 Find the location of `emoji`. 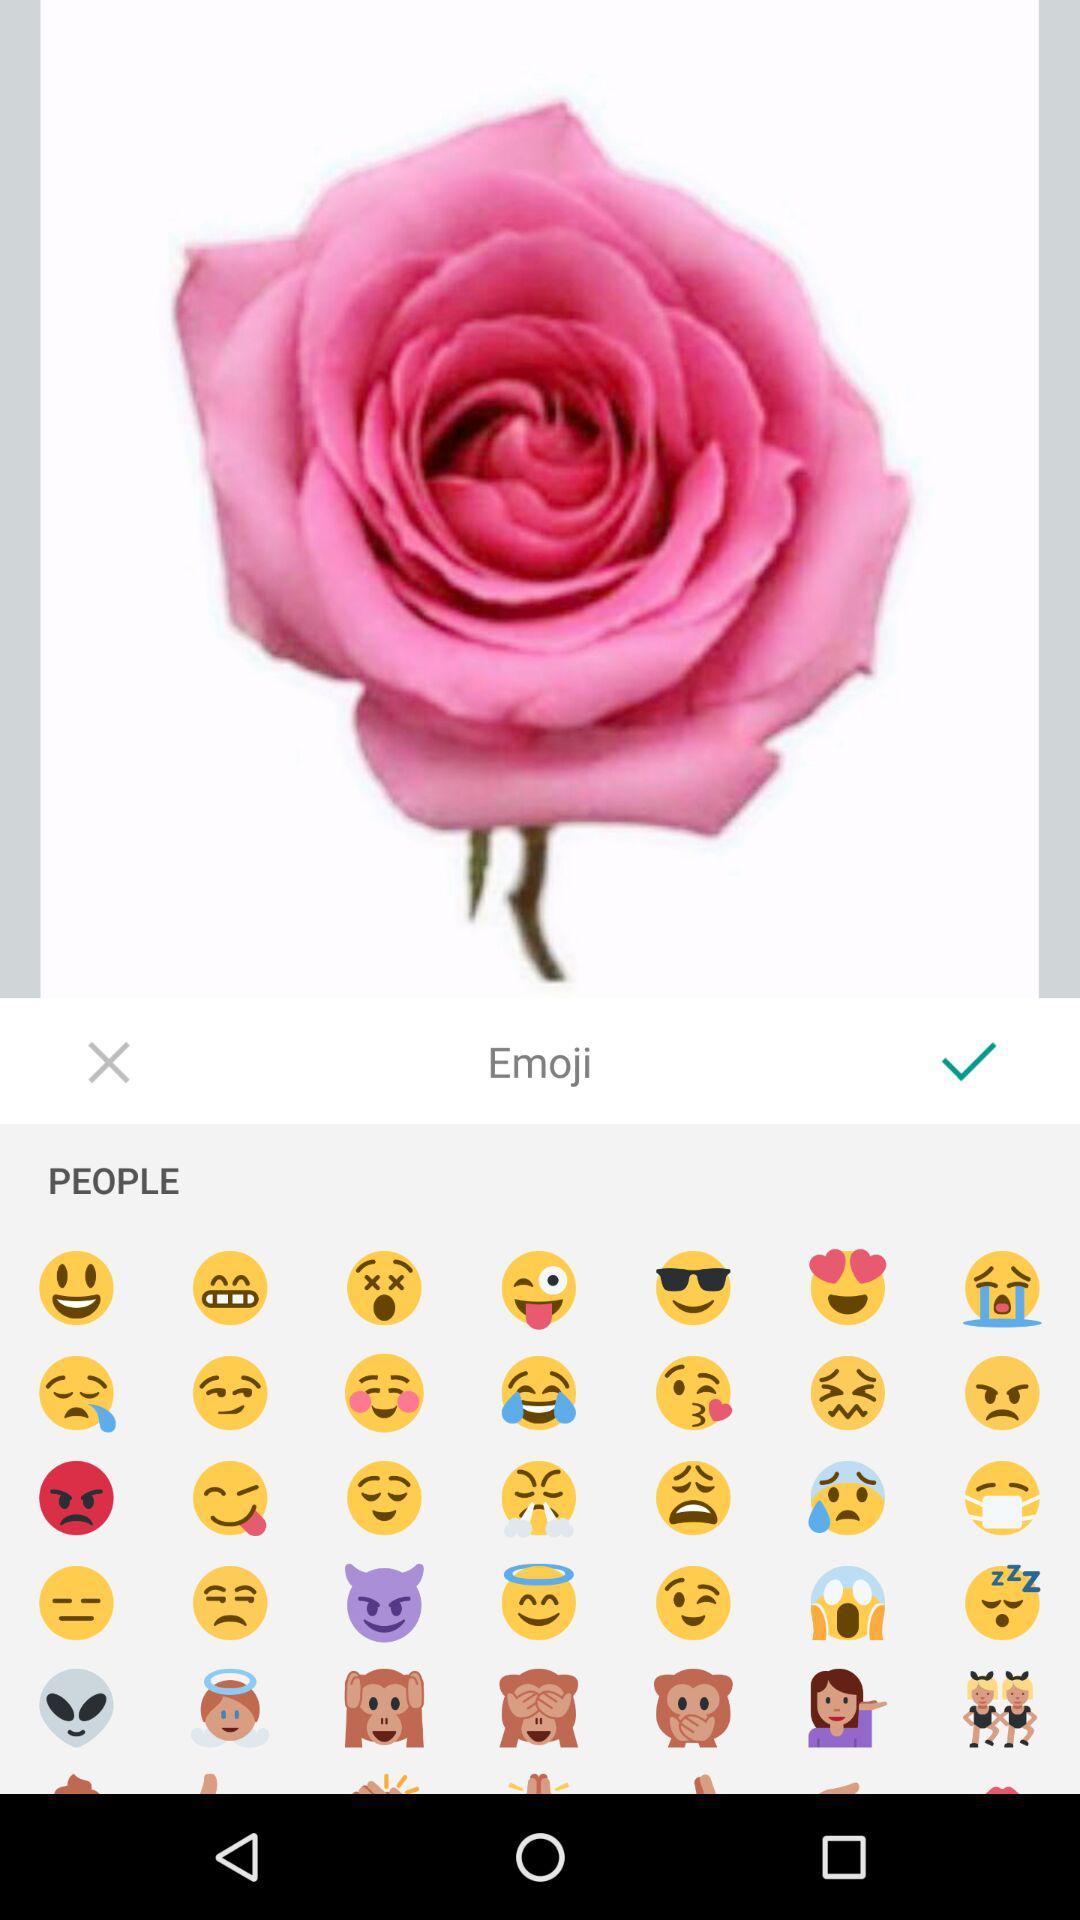

emoji is located at coordinates (692, 1777).